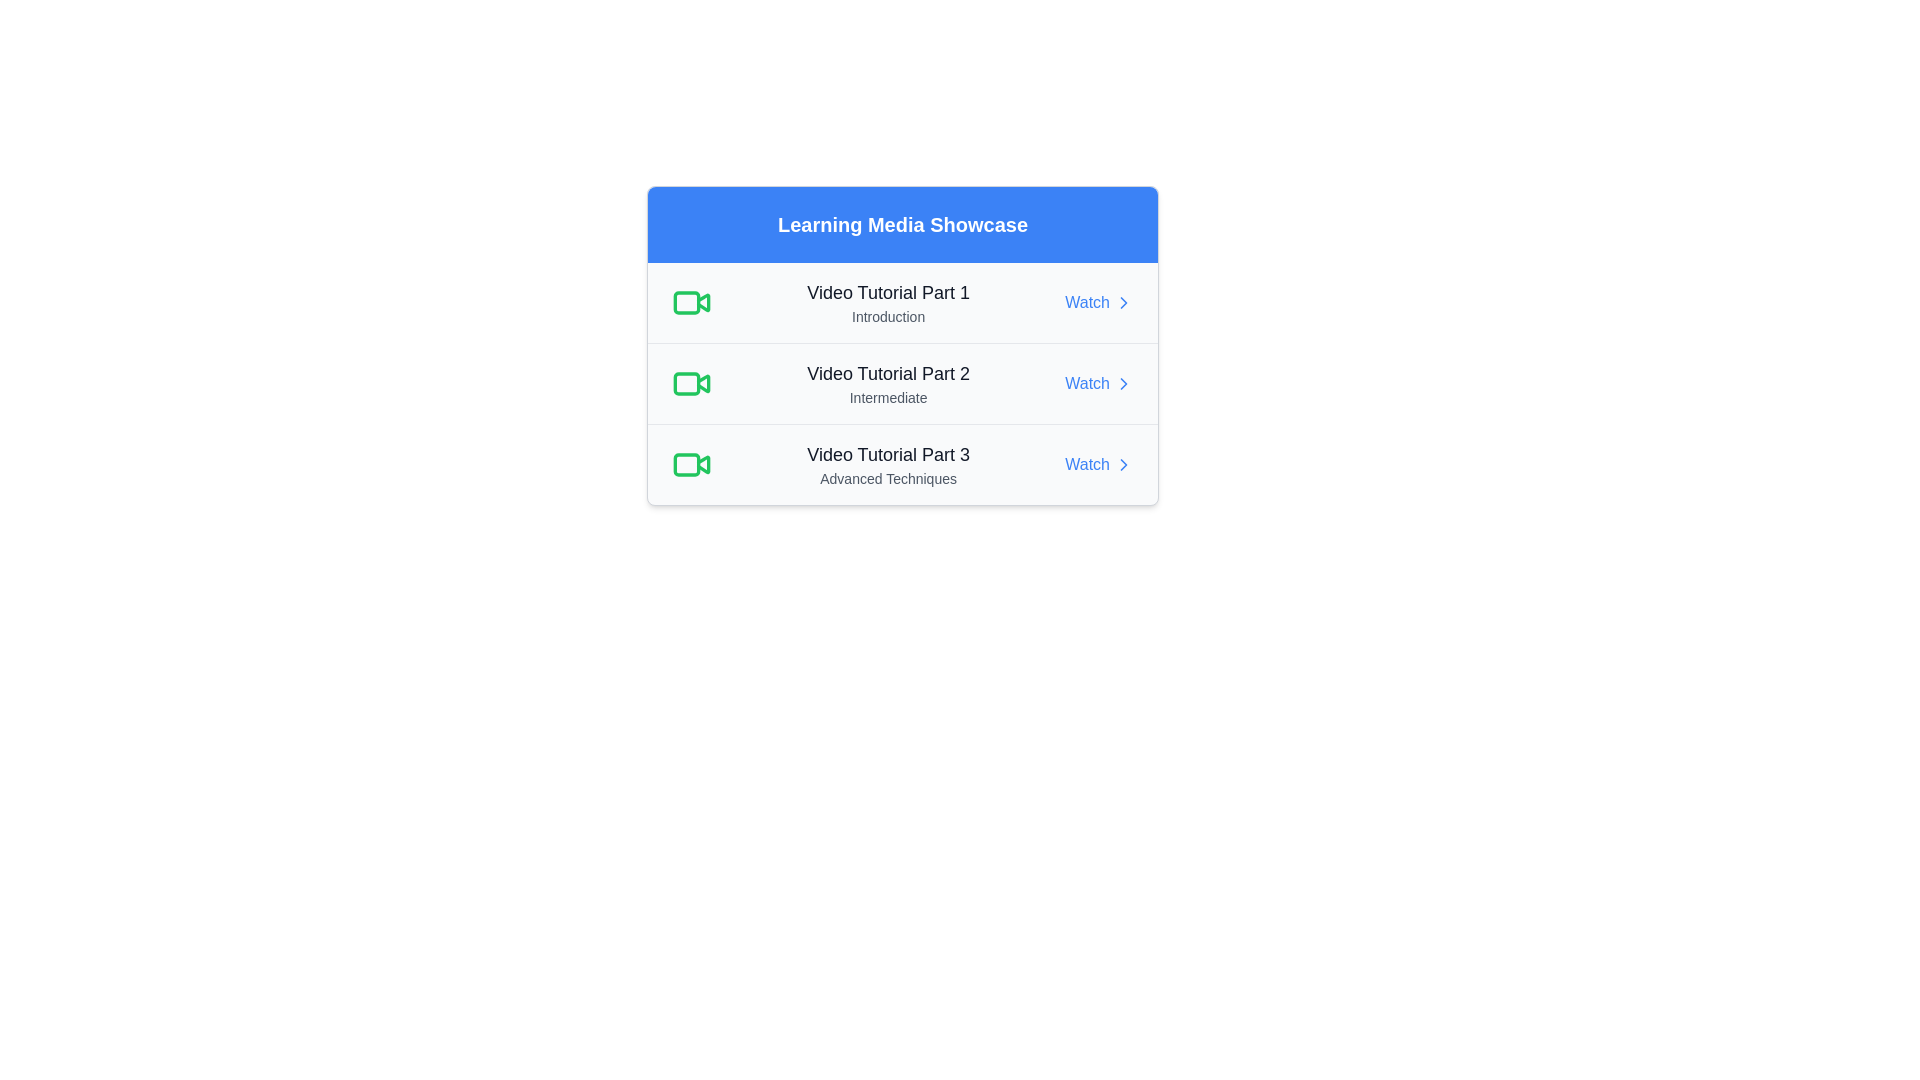 The width and height of the screenshot is (1920, 1080). Describe the element at coordinates (1098, 384) in the screenshot. I see `the blue text link labeled 'Watch' with an adjacent rightward arrow icon to activate the underline effect` at that location.